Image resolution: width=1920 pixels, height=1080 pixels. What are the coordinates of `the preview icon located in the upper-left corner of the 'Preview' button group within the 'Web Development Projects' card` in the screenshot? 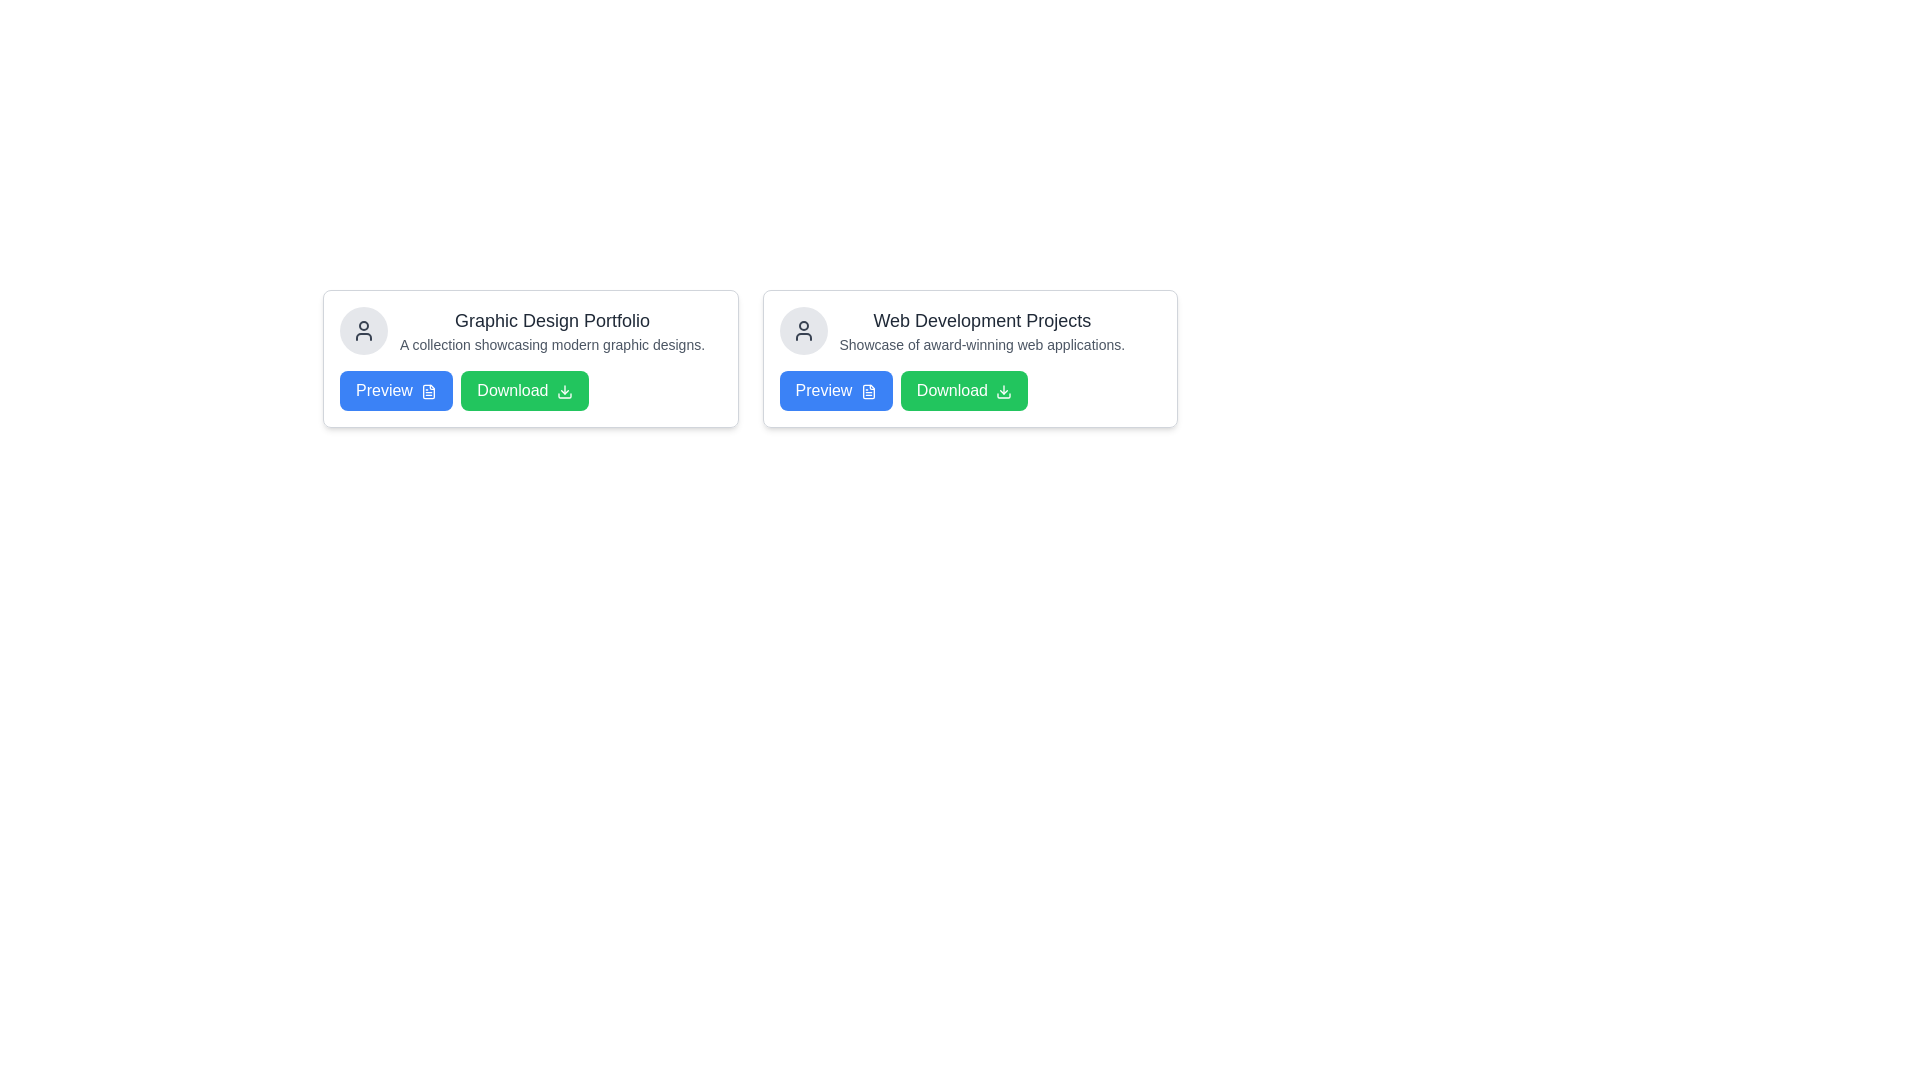 It's located at (868, 391).